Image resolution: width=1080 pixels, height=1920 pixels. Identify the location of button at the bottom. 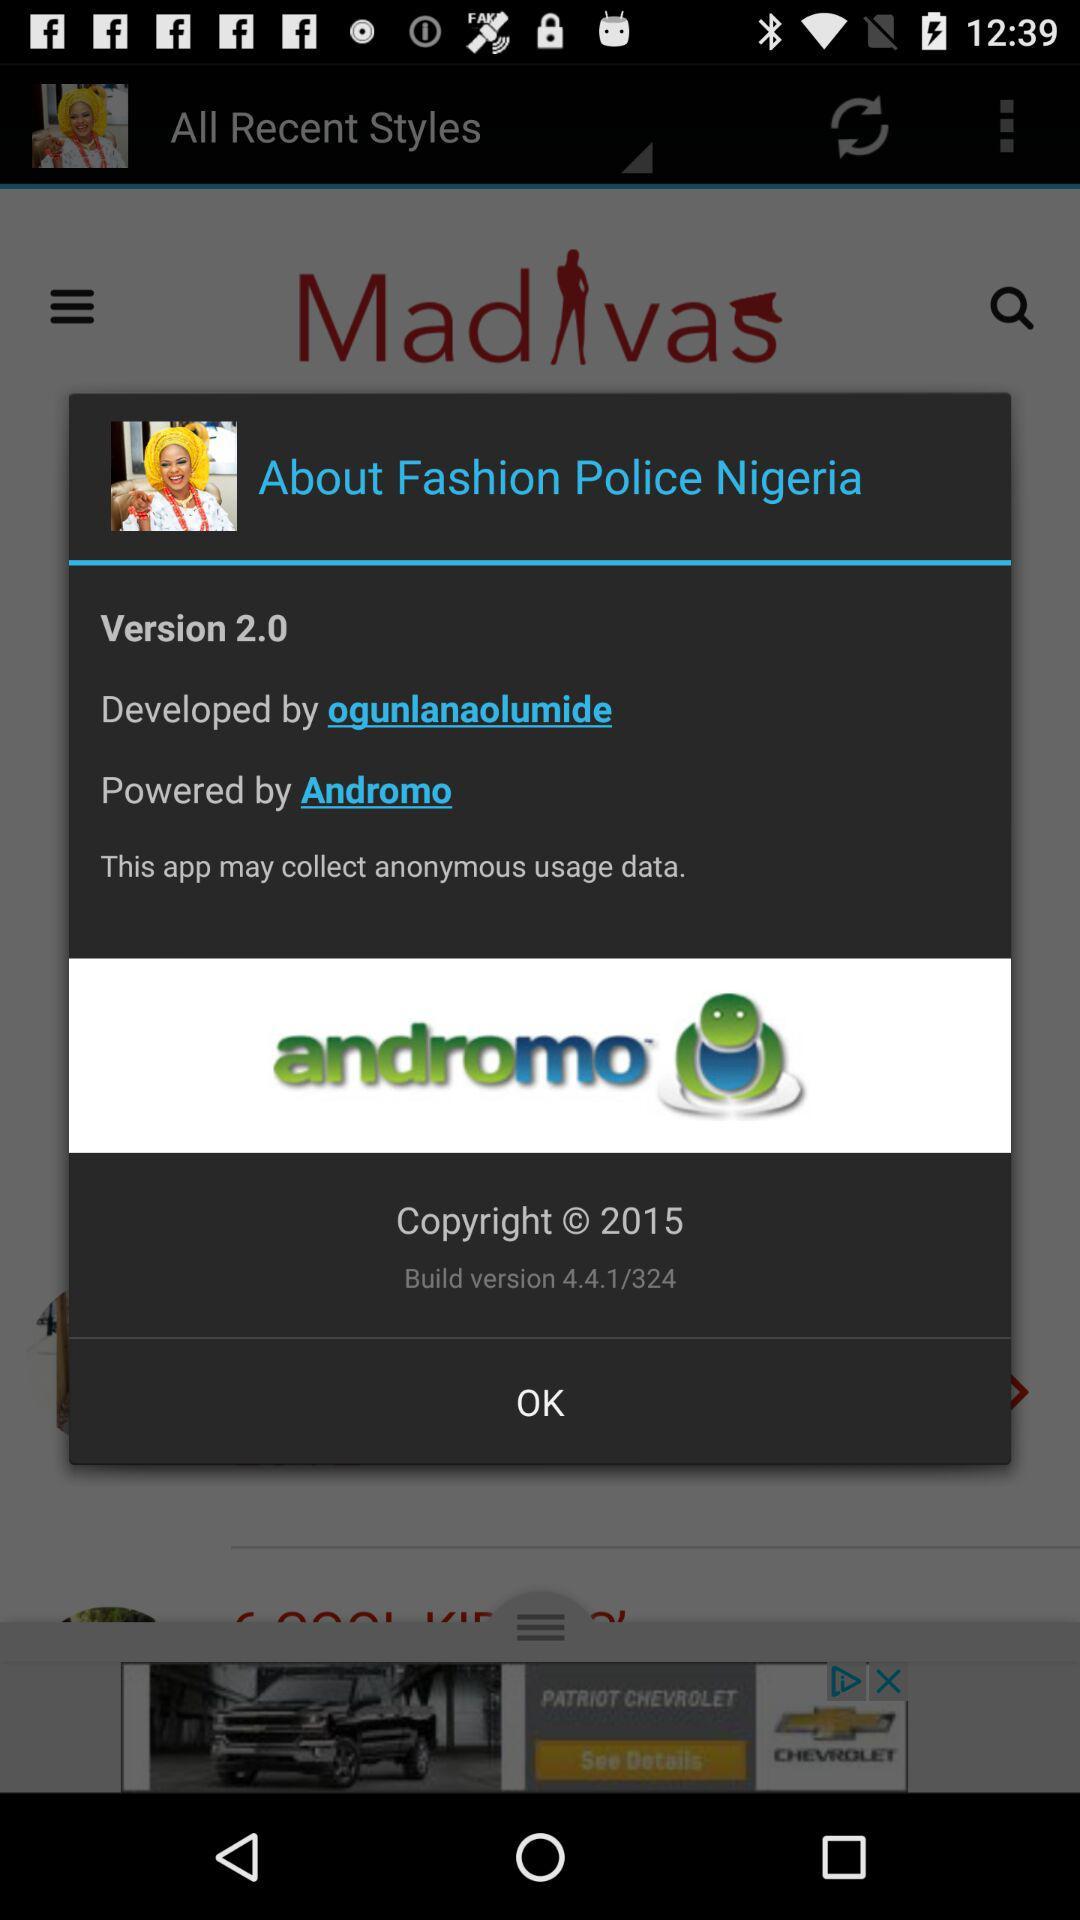
(540, 1400).